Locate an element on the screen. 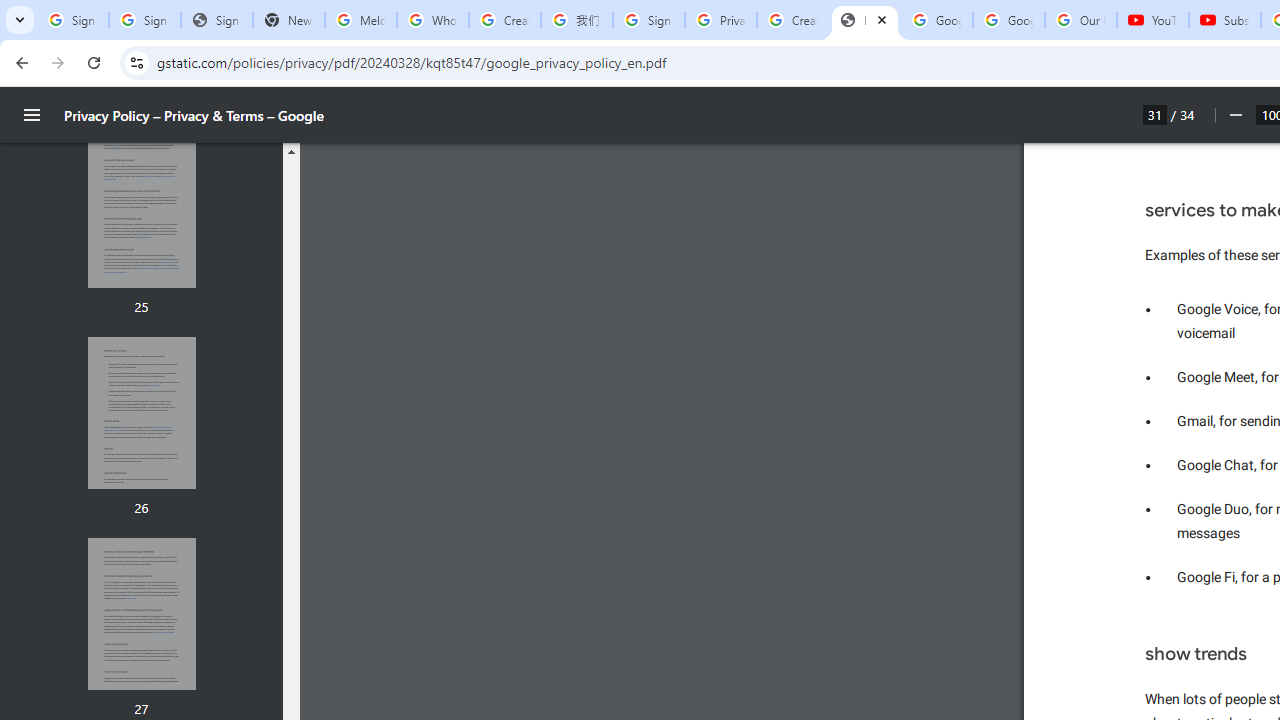 This screenshot has height=720, width=1280. 'Thumbnail for page 26' is located at coordinates (140, 412).